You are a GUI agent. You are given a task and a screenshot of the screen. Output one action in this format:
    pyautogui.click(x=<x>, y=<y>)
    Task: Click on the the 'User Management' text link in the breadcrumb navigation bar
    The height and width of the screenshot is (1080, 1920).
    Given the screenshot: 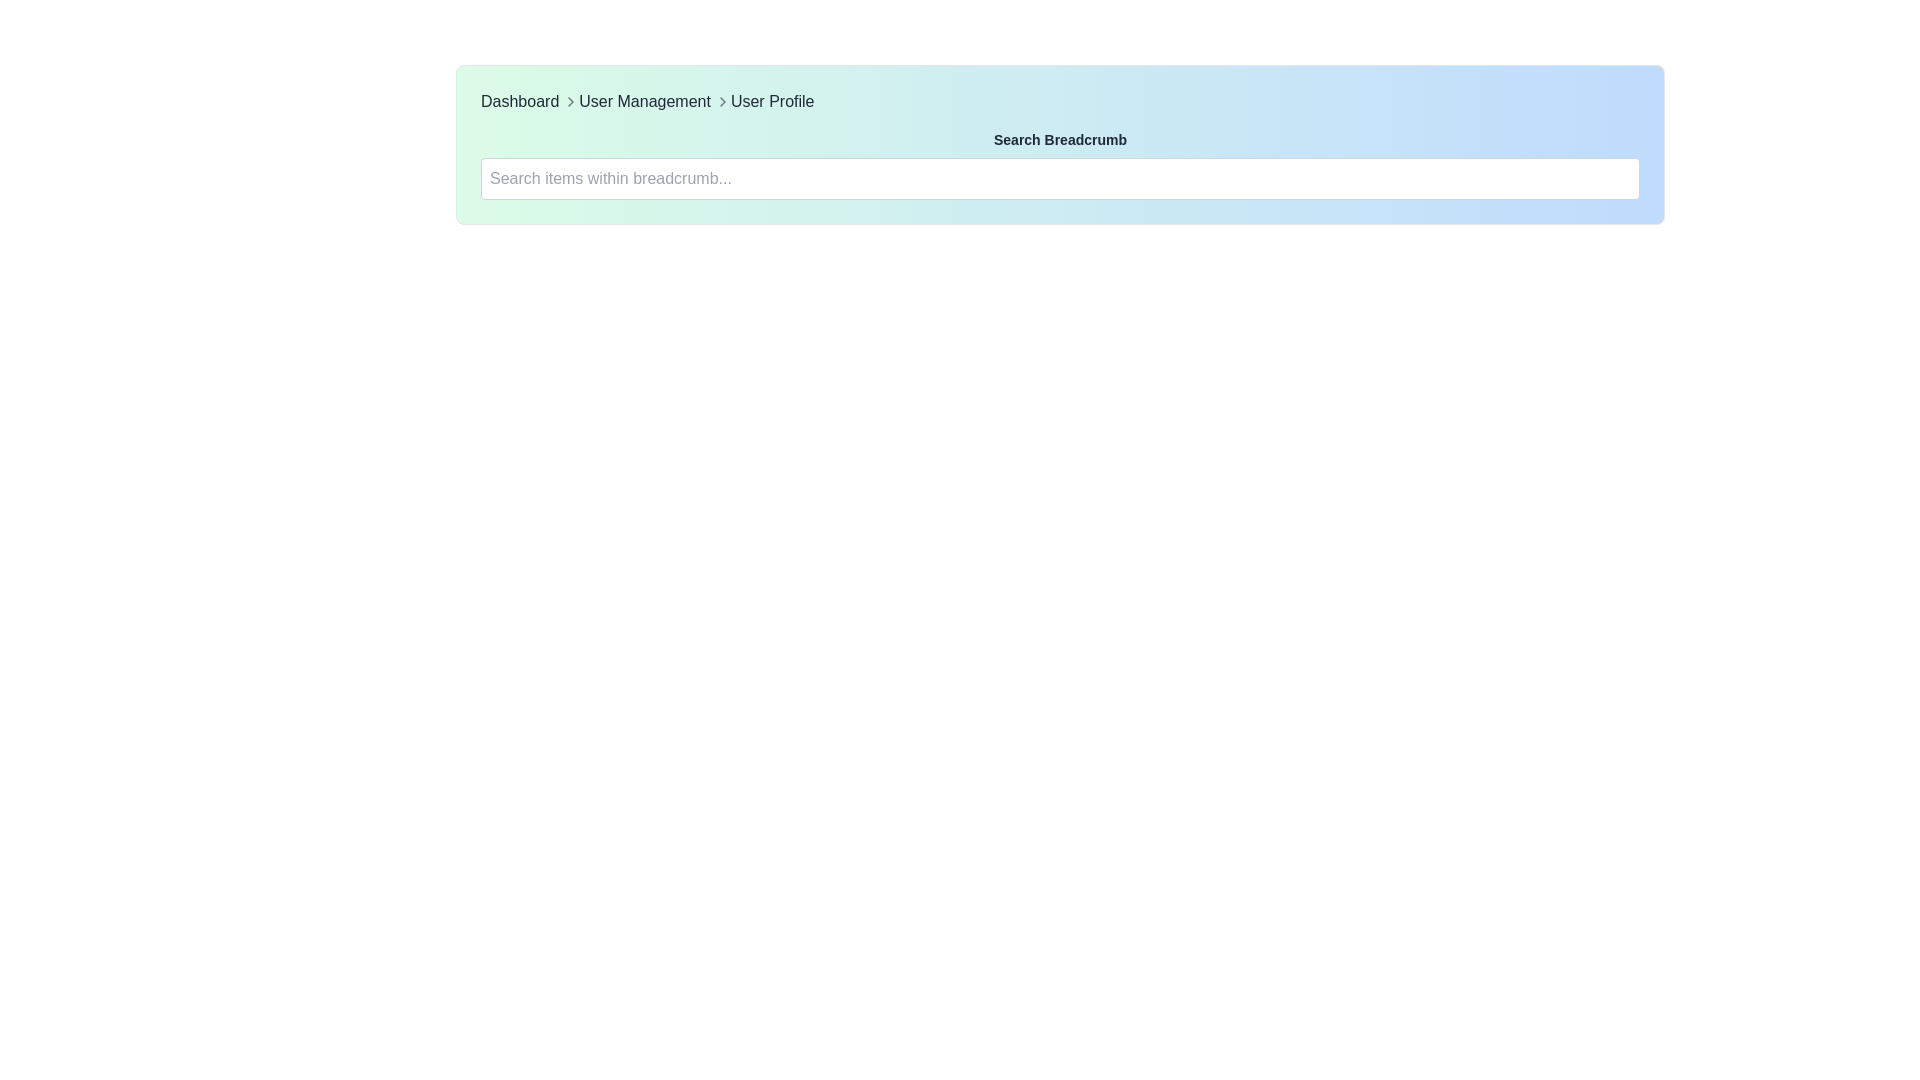 What is the action you would take?
    pyautogui.click(x=645, y=101)
    